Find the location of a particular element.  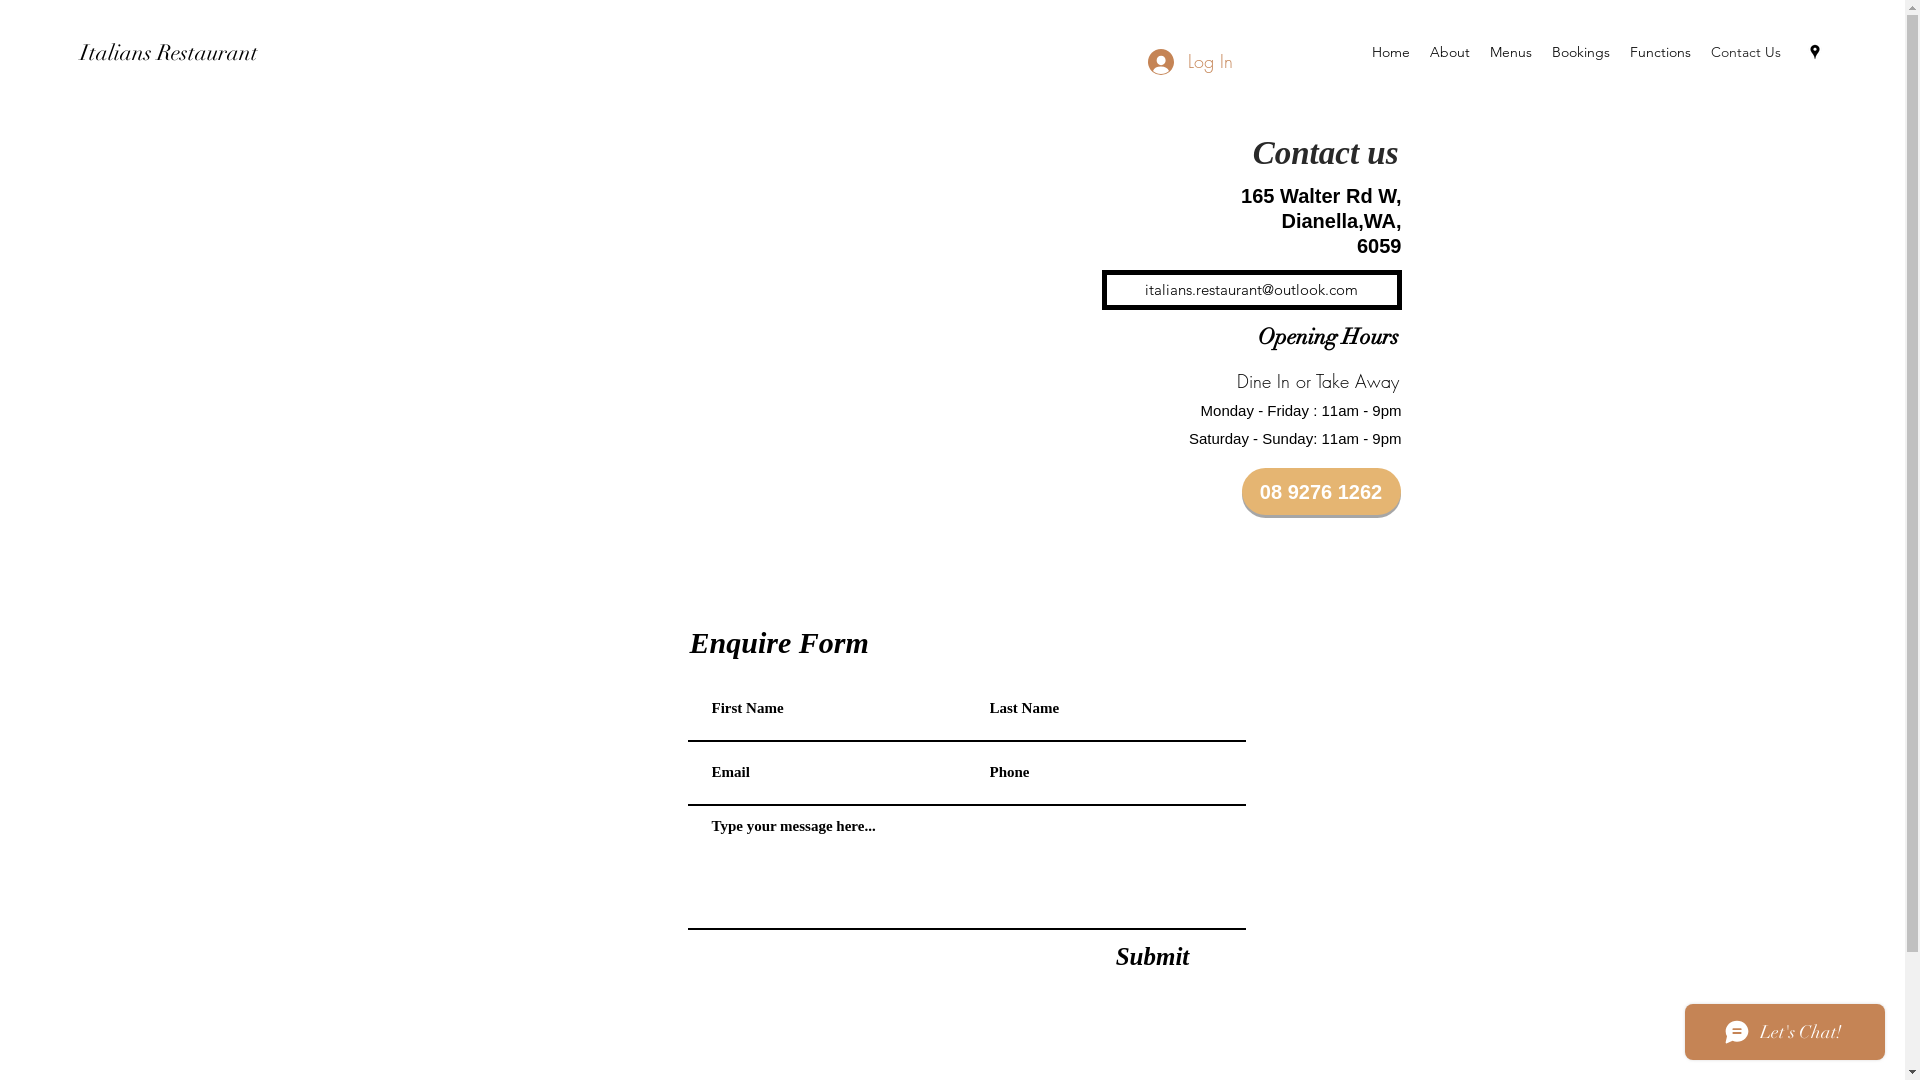

'Bookings' is located at coordinates (1579, 50).